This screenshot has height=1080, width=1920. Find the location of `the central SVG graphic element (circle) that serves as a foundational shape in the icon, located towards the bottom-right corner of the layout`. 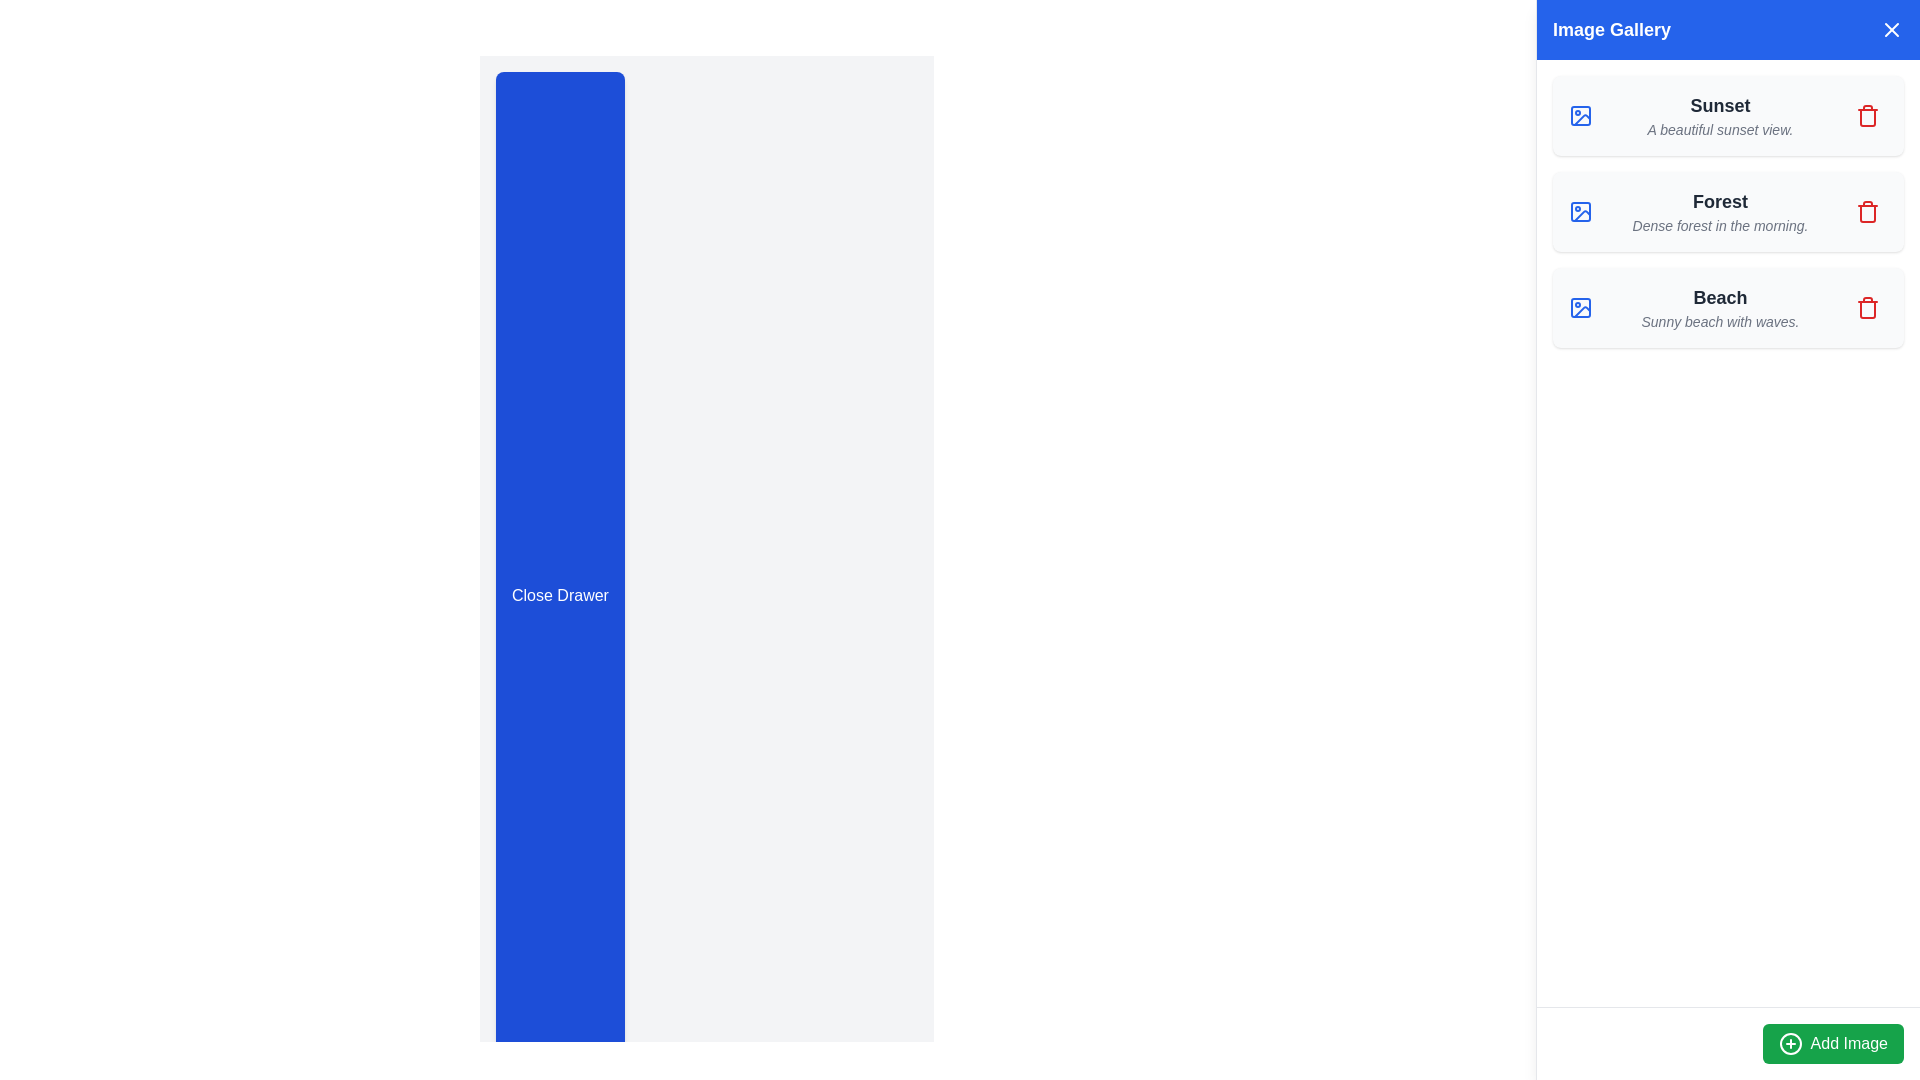

the central SVG graphic element (circle) that serves as a foundational shape in the icon, located towards the bottom-right corner of the layout is located at coordinates (1790, 1043).